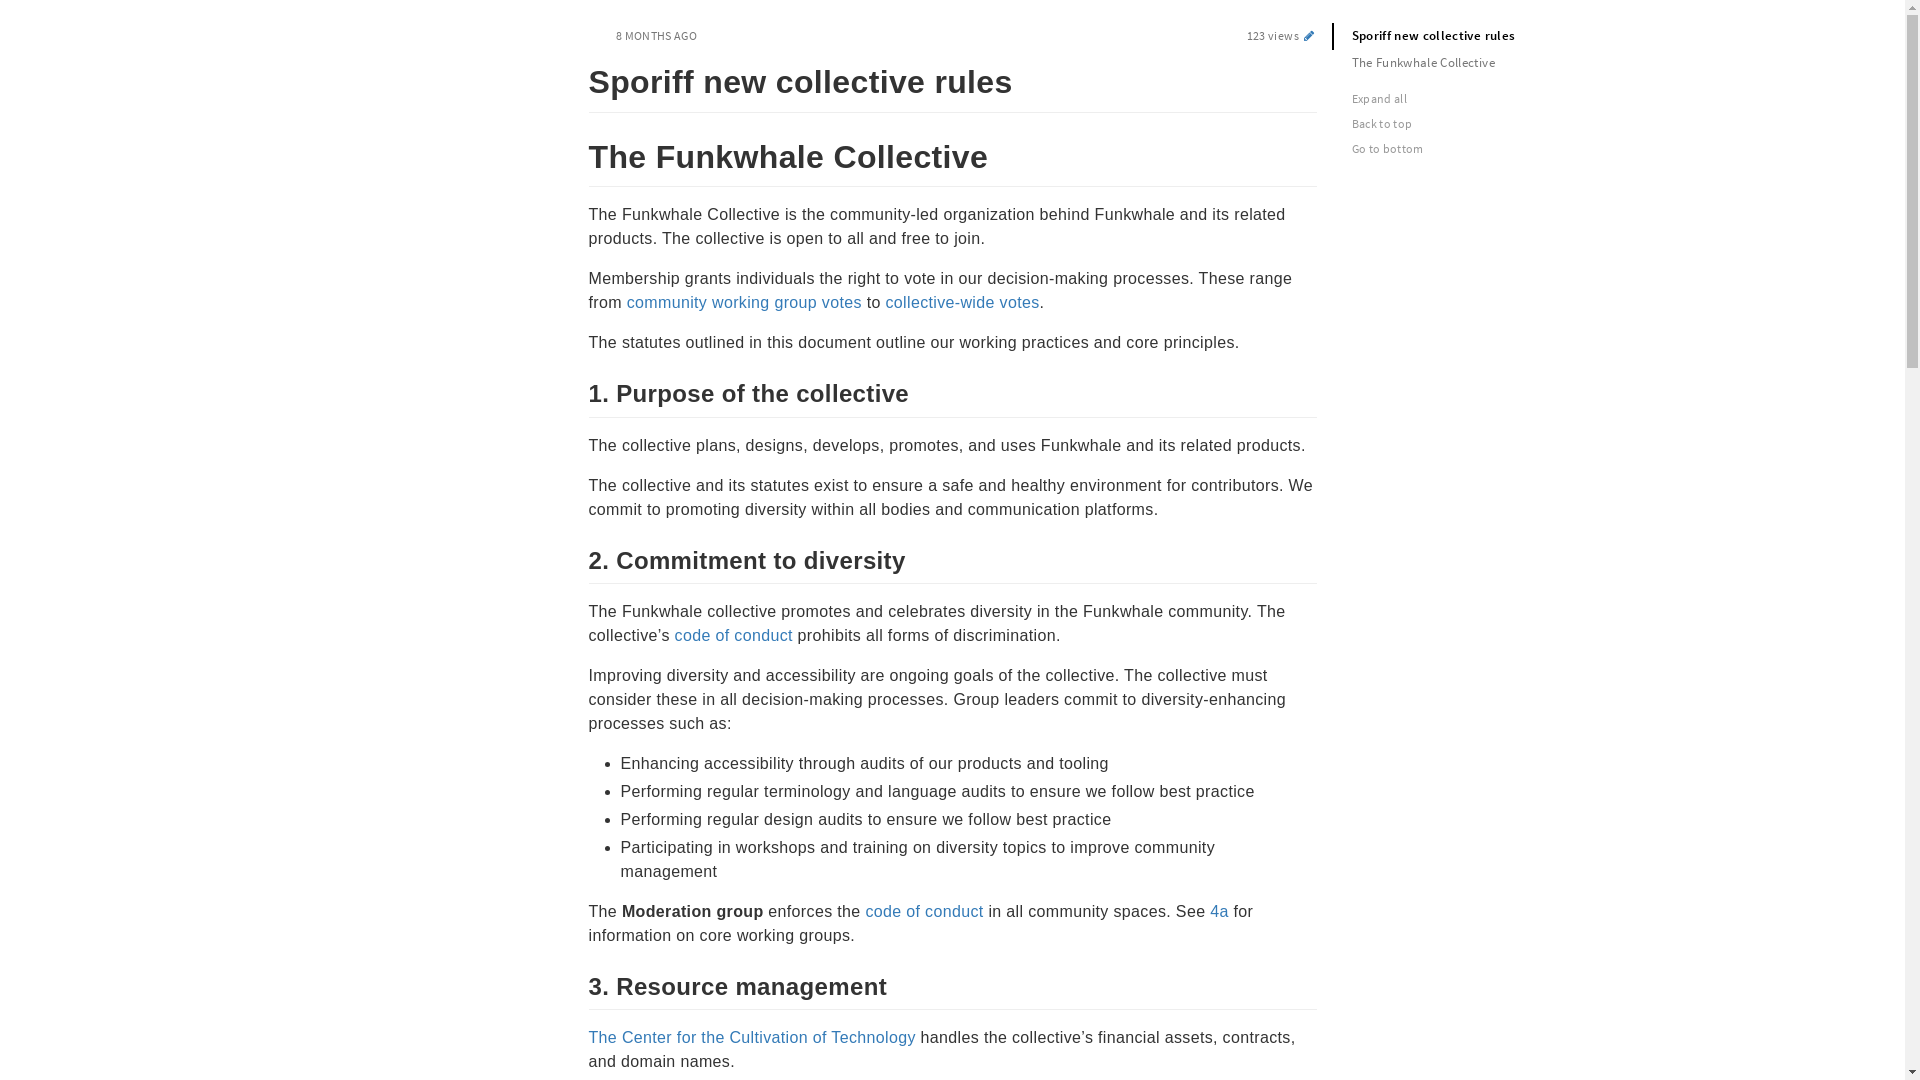  I want to click on 'code of conduct', so click(922, 911).